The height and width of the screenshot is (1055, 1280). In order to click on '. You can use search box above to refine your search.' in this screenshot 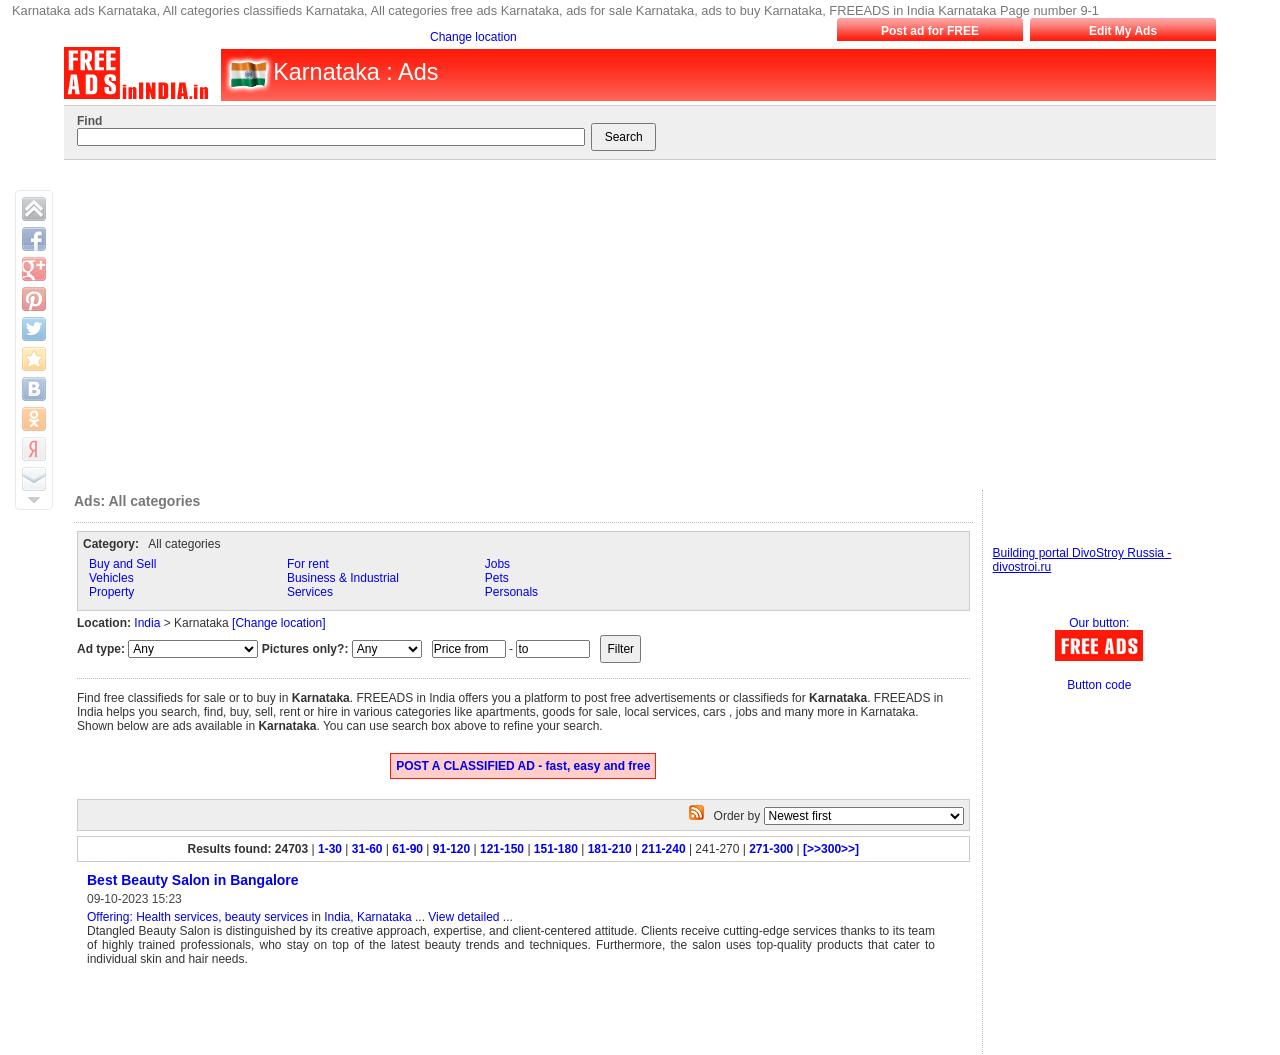, I will do `click(458, 726)`.